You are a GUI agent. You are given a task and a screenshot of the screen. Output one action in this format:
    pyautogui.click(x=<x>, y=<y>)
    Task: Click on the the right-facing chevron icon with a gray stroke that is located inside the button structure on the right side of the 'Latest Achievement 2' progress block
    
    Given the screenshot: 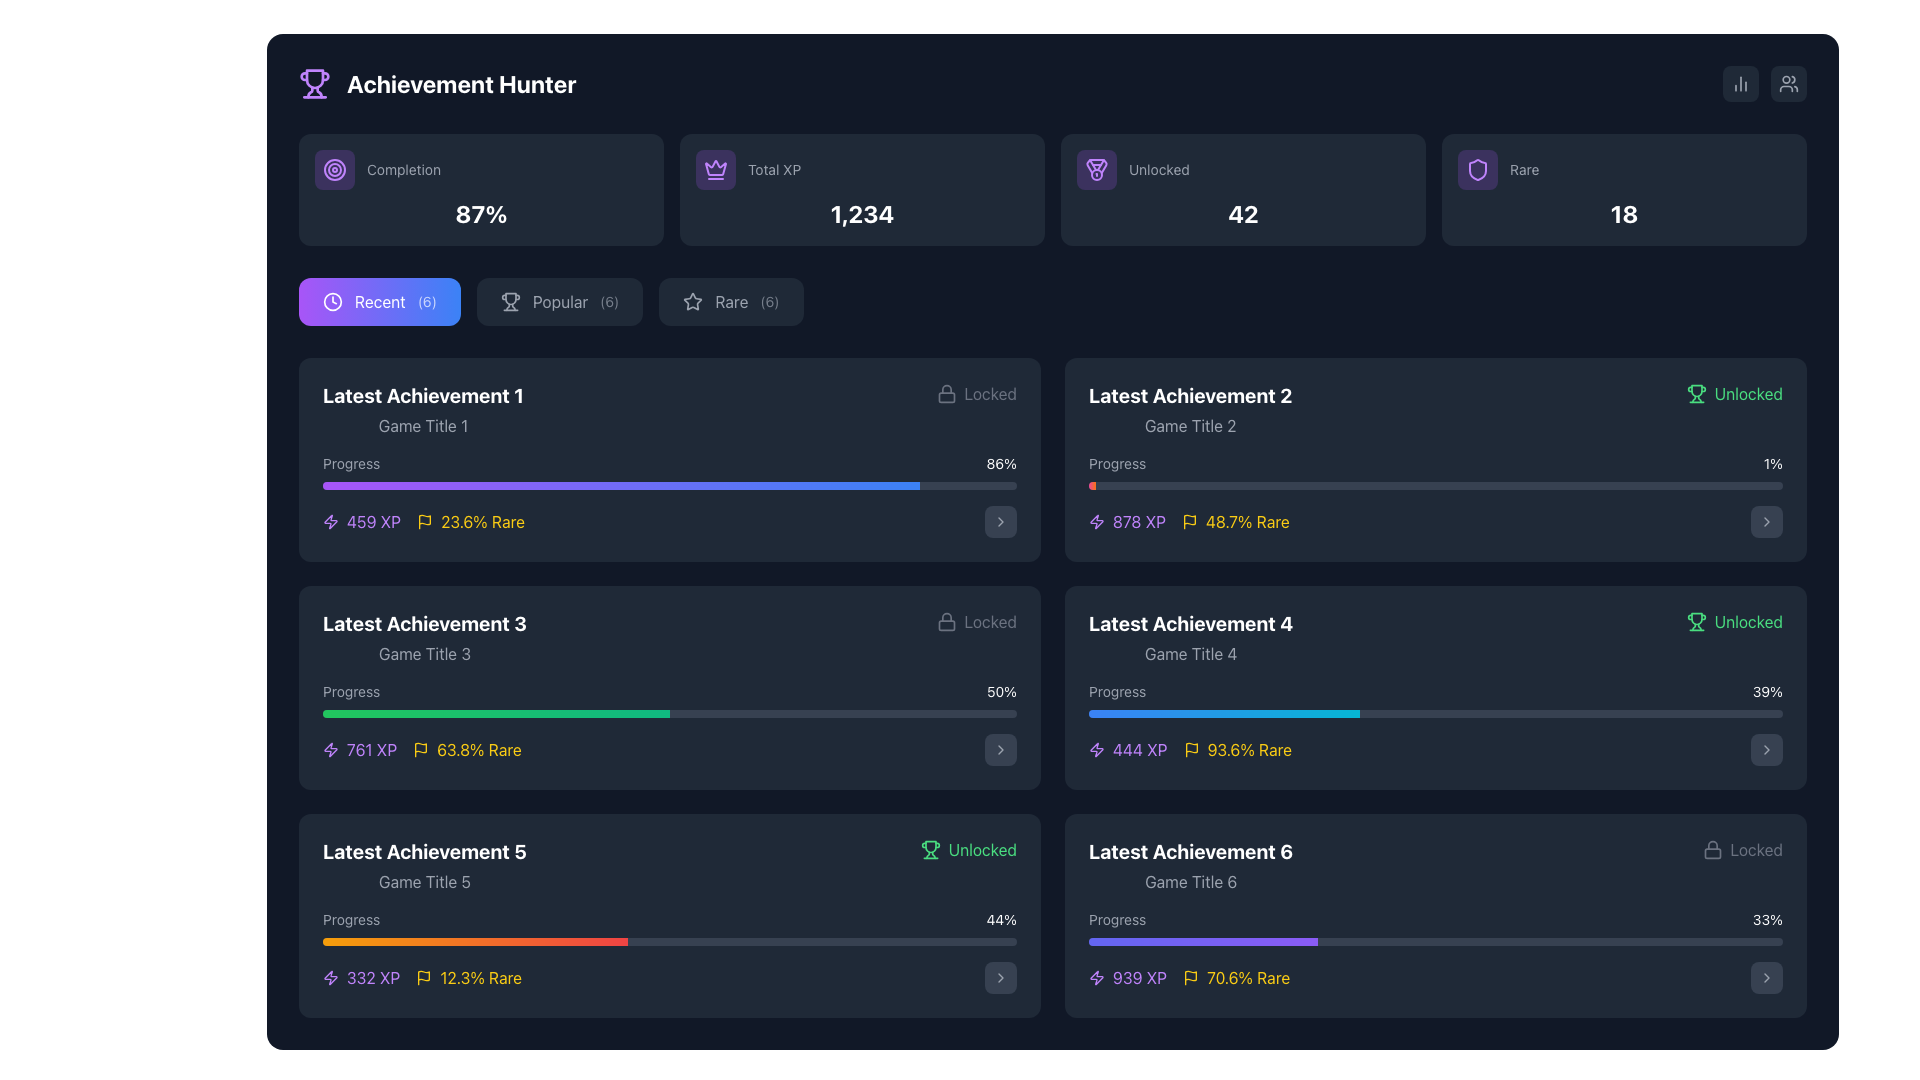 What is the action you would take?
    pyautogui.click(x=1001, y=749)
    